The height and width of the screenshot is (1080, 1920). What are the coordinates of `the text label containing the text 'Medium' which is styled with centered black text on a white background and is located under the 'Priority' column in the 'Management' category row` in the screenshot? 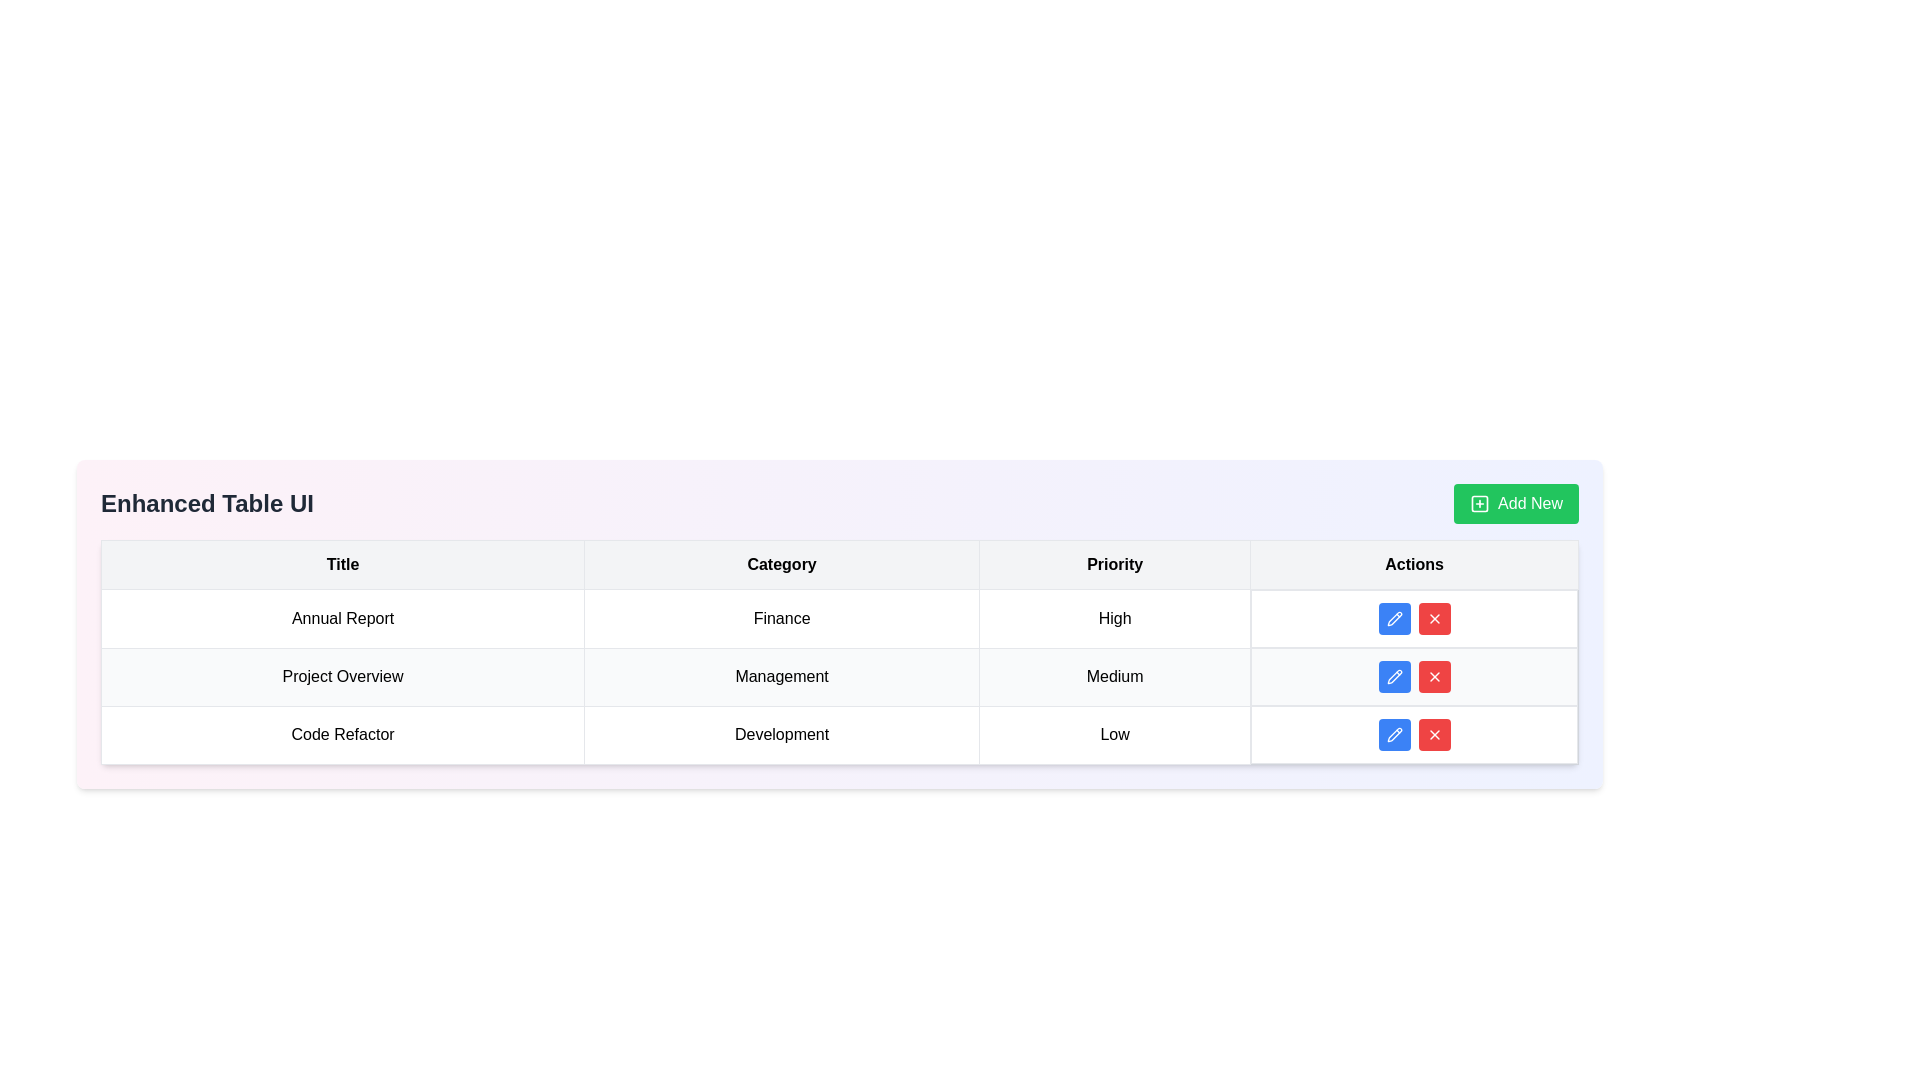 It's located at (1114, 676).